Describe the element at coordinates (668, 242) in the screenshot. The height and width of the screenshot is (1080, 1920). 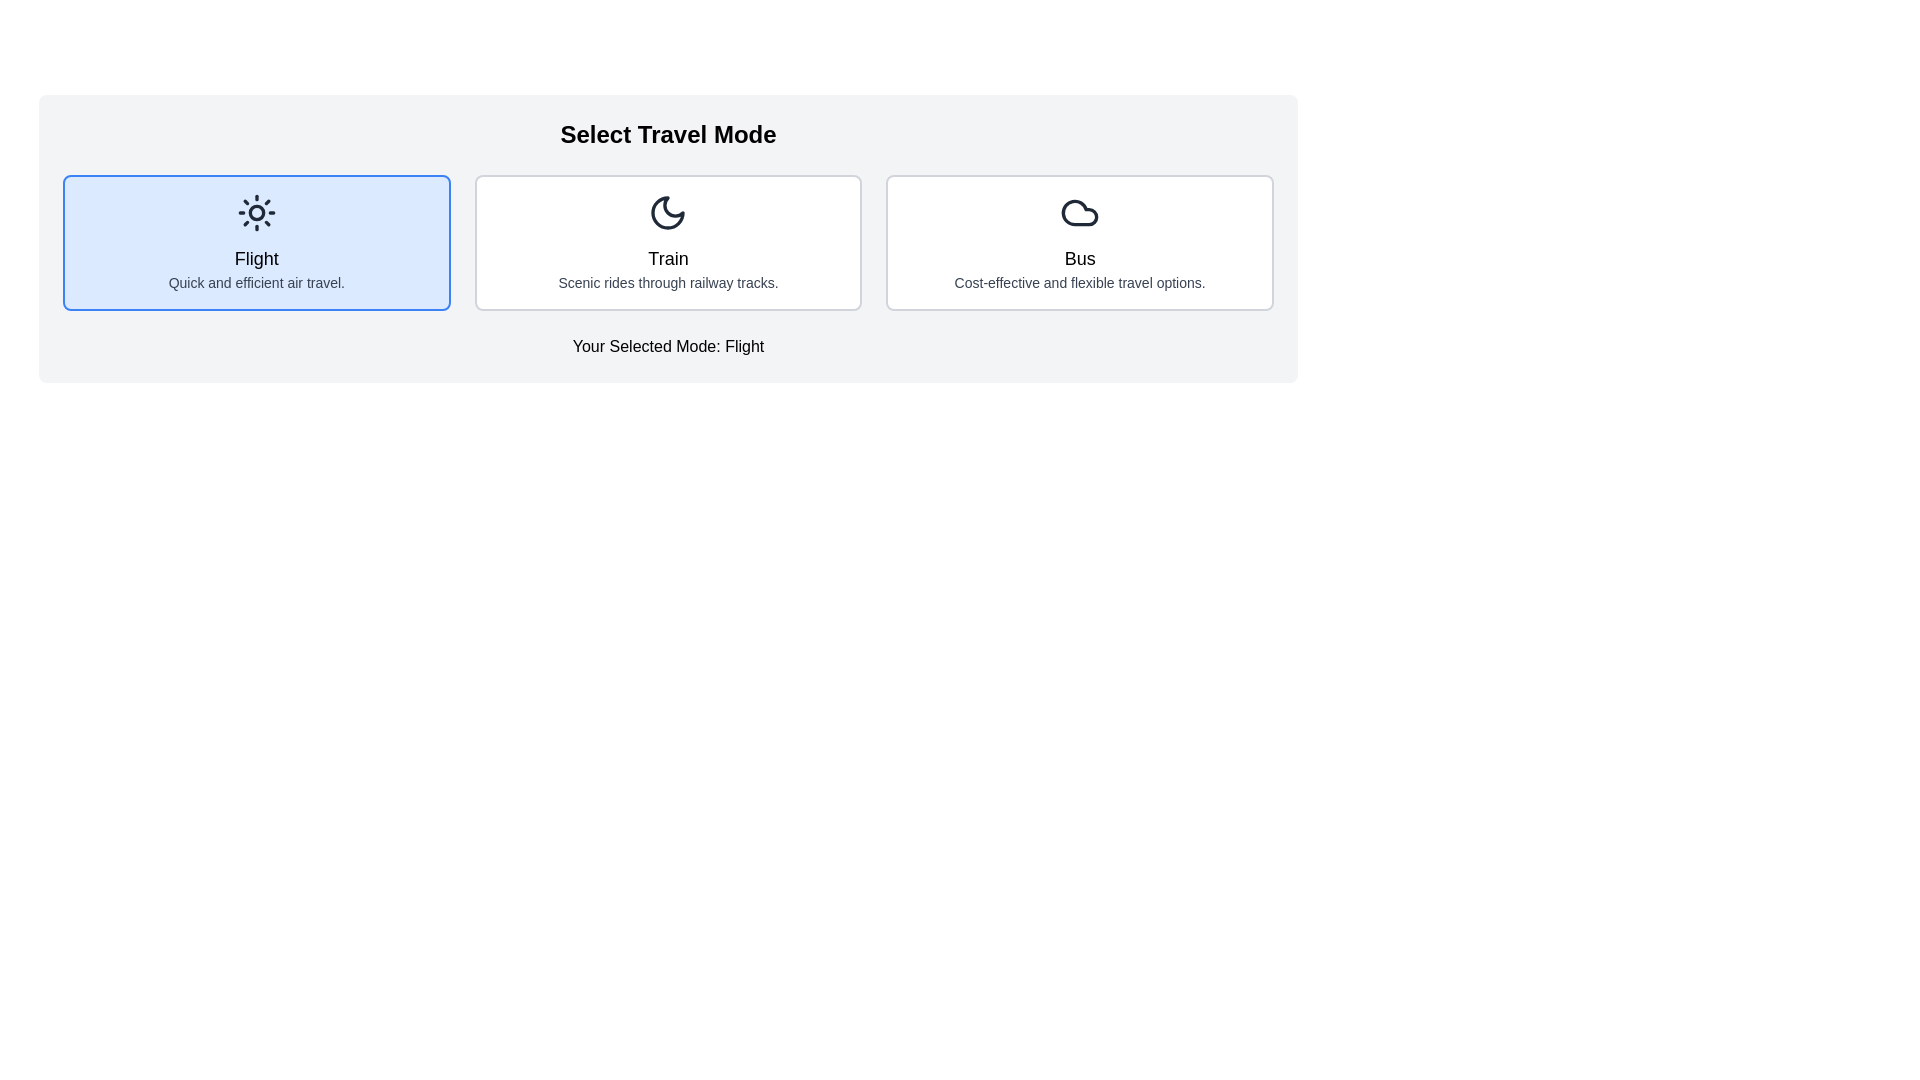
I see `the selection card for the 'Train' travel mode, which provides contextual information about scenic railway rides, located in the middle column between the 'Flight' and 'Bus' cards` at that location.